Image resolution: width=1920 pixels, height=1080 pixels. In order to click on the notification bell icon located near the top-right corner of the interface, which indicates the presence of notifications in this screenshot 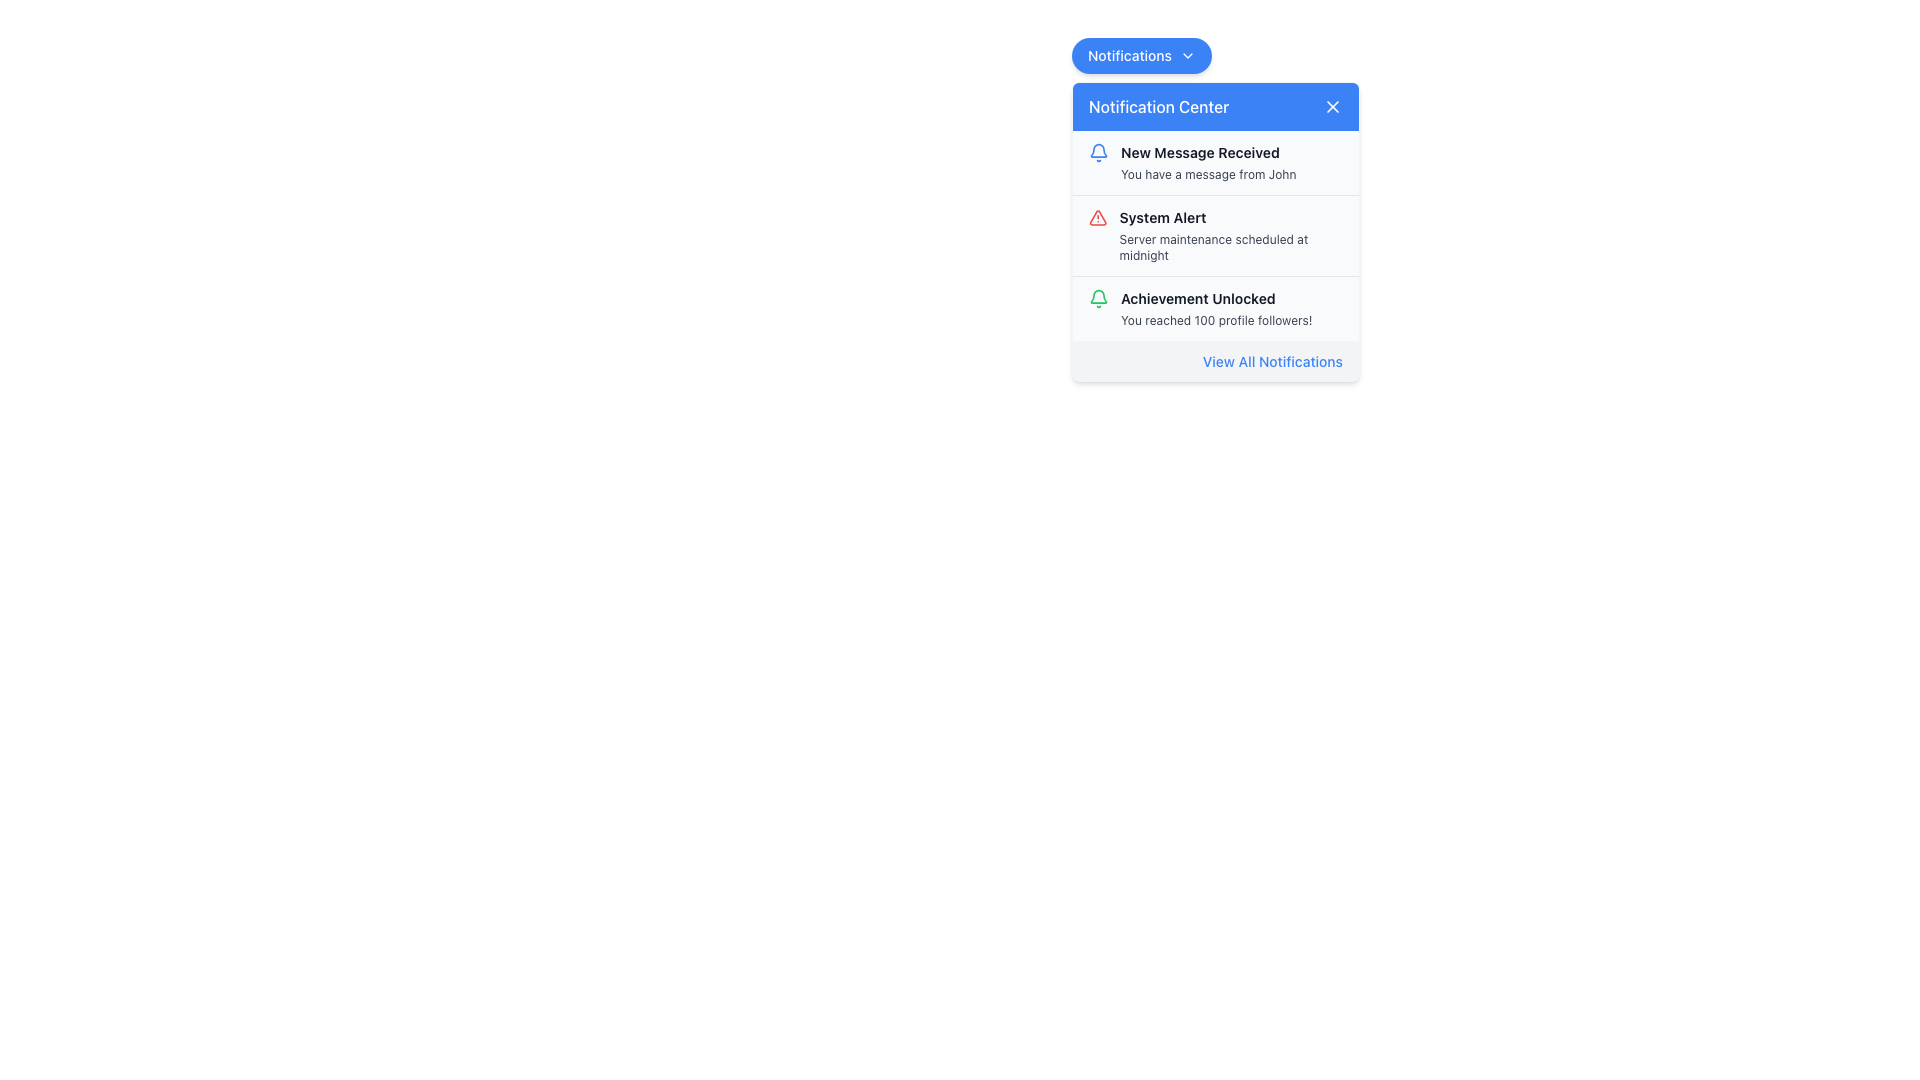, I will do `click(1098, 296)`.